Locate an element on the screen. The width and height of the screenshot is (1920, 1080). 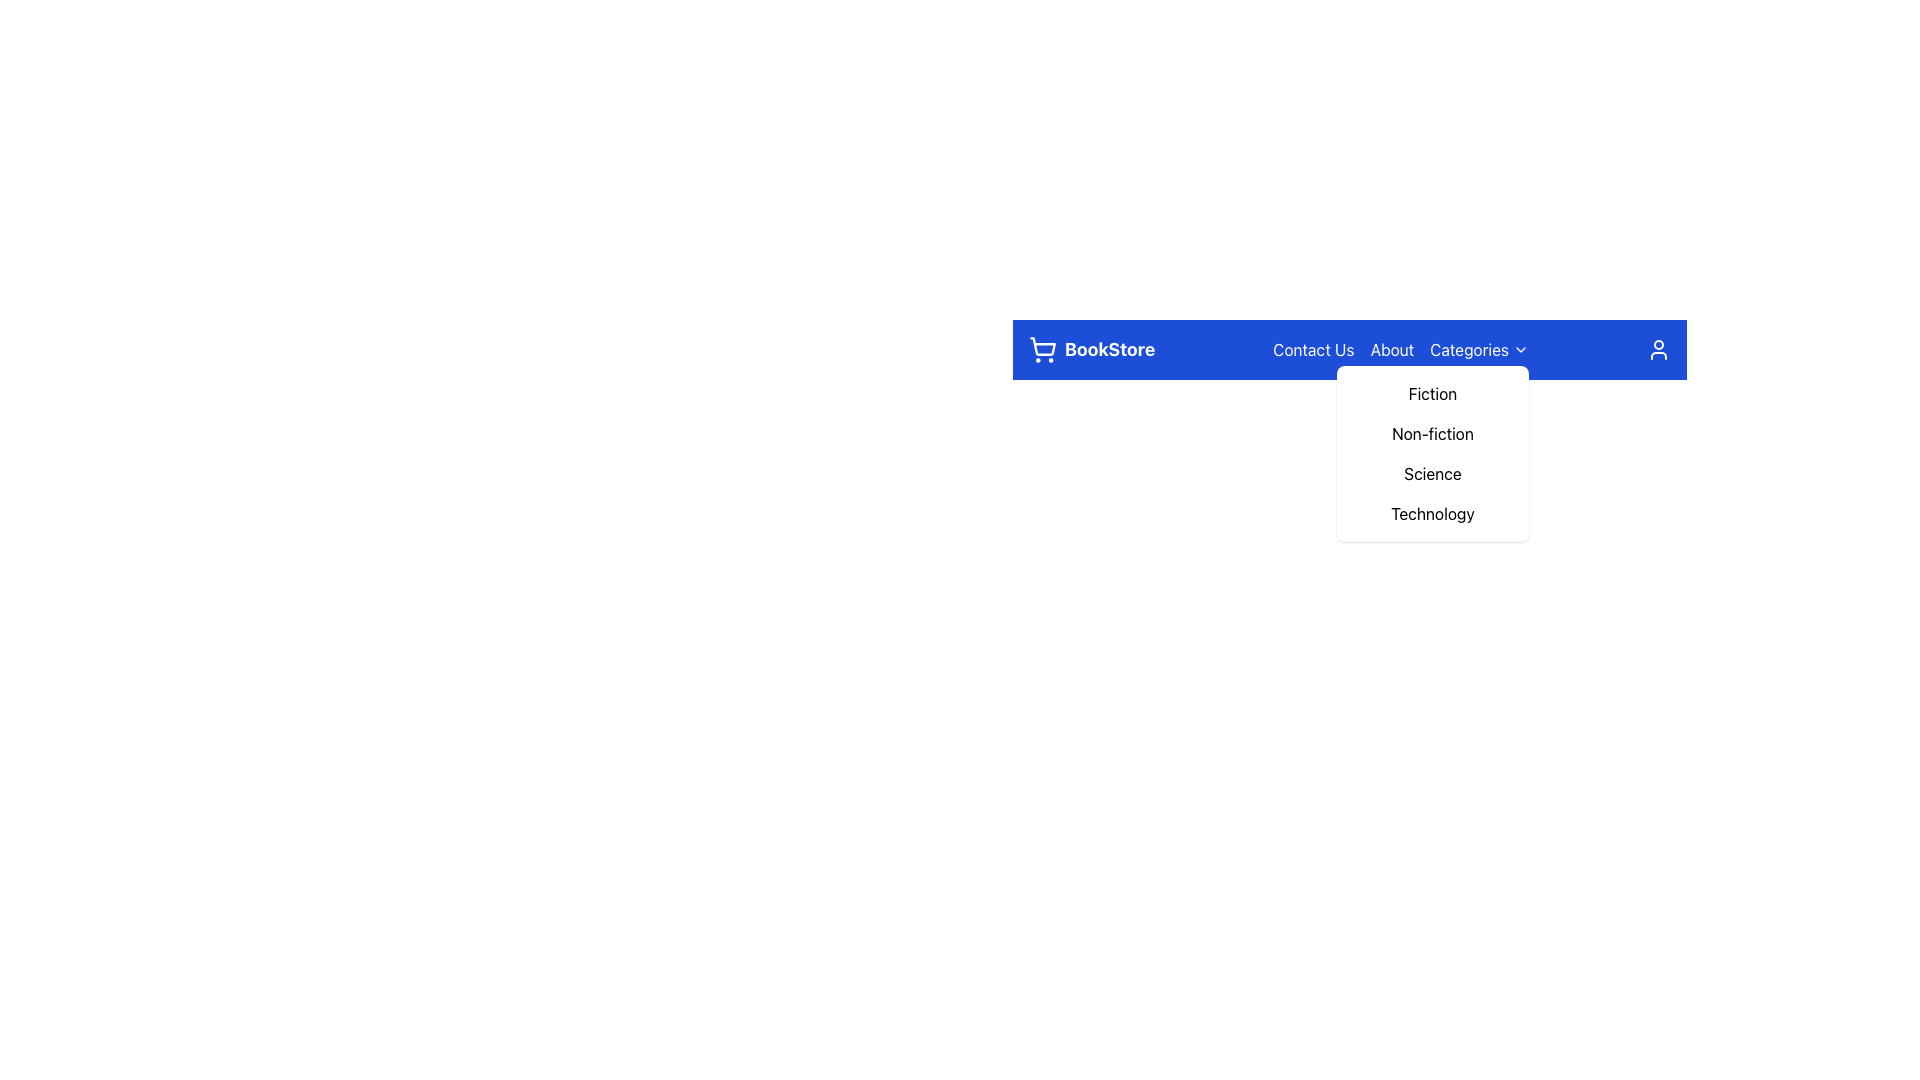
the 'Fiction' category text label in the dropdown menu is located at coordinates (1431, 393).